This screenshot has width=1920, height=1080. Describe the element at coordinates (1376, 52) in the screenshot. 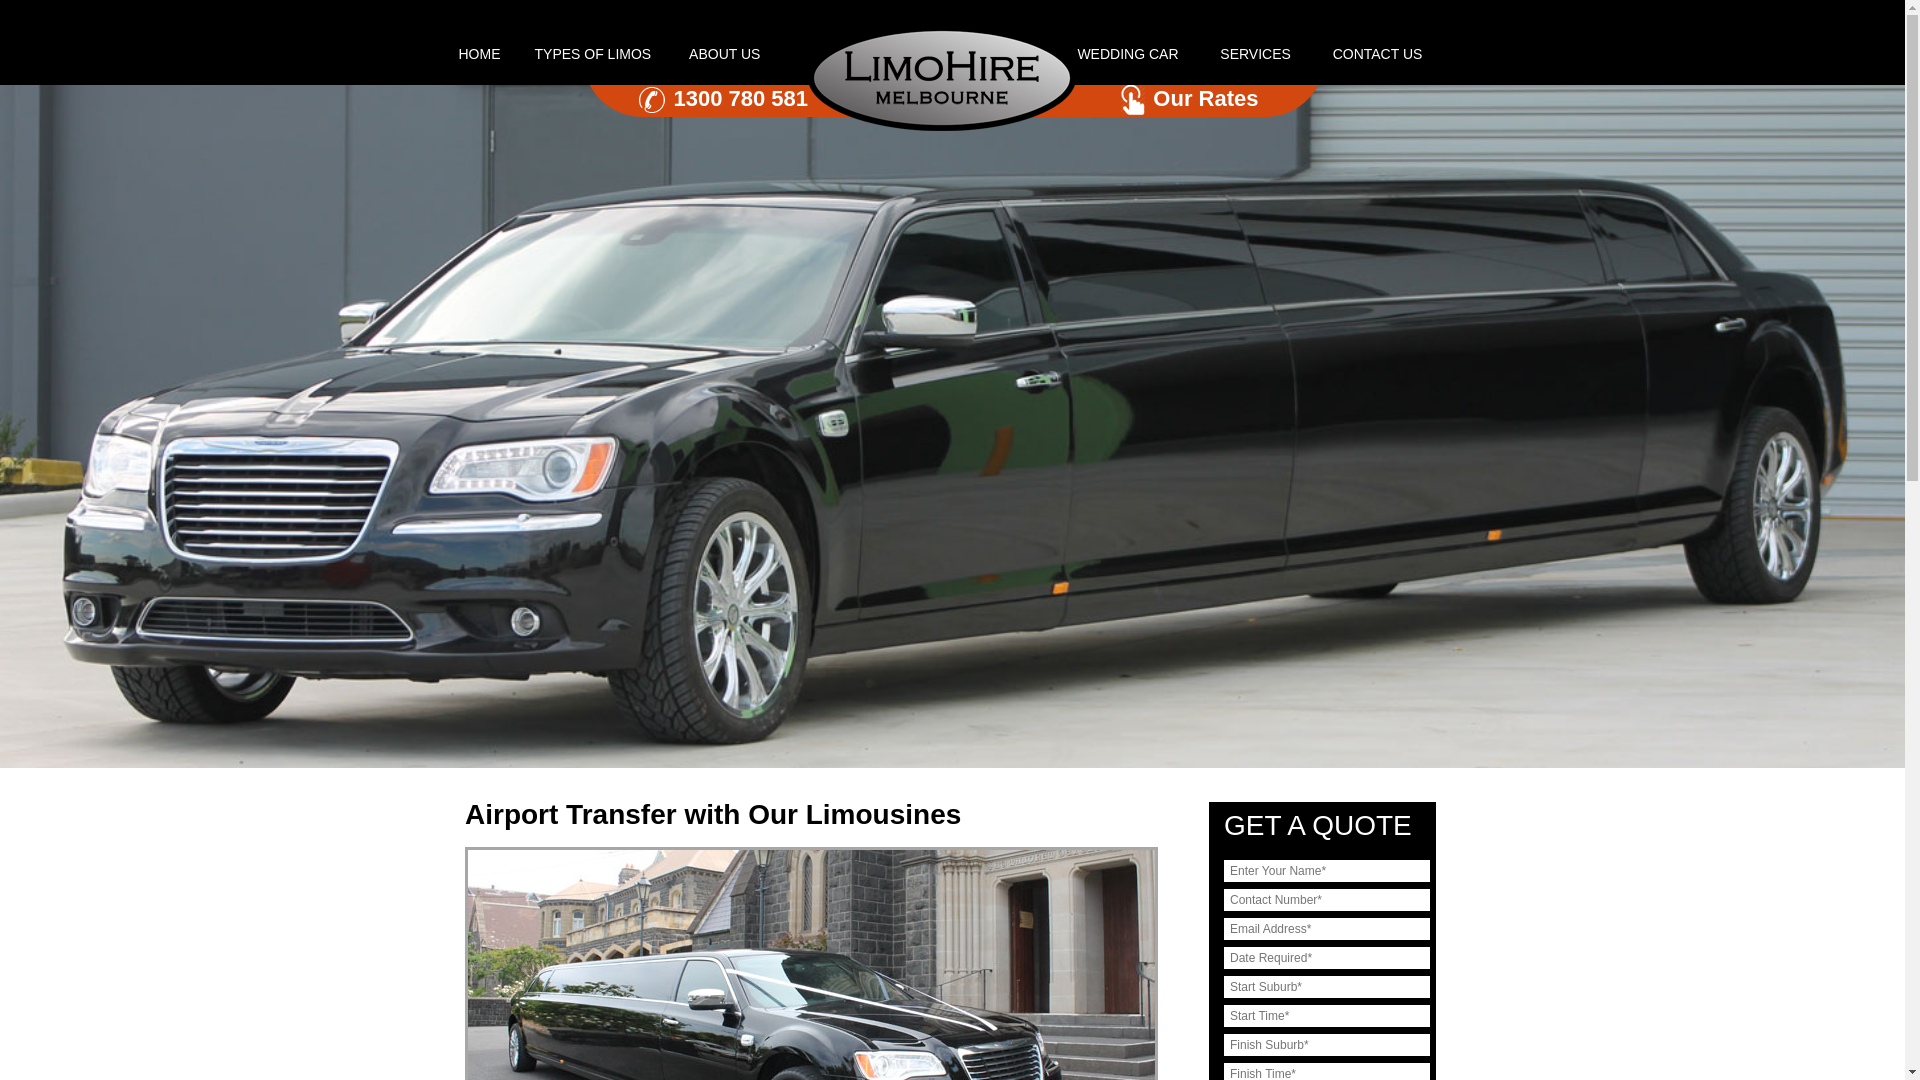

I see `'CONTACT US'` at that location.